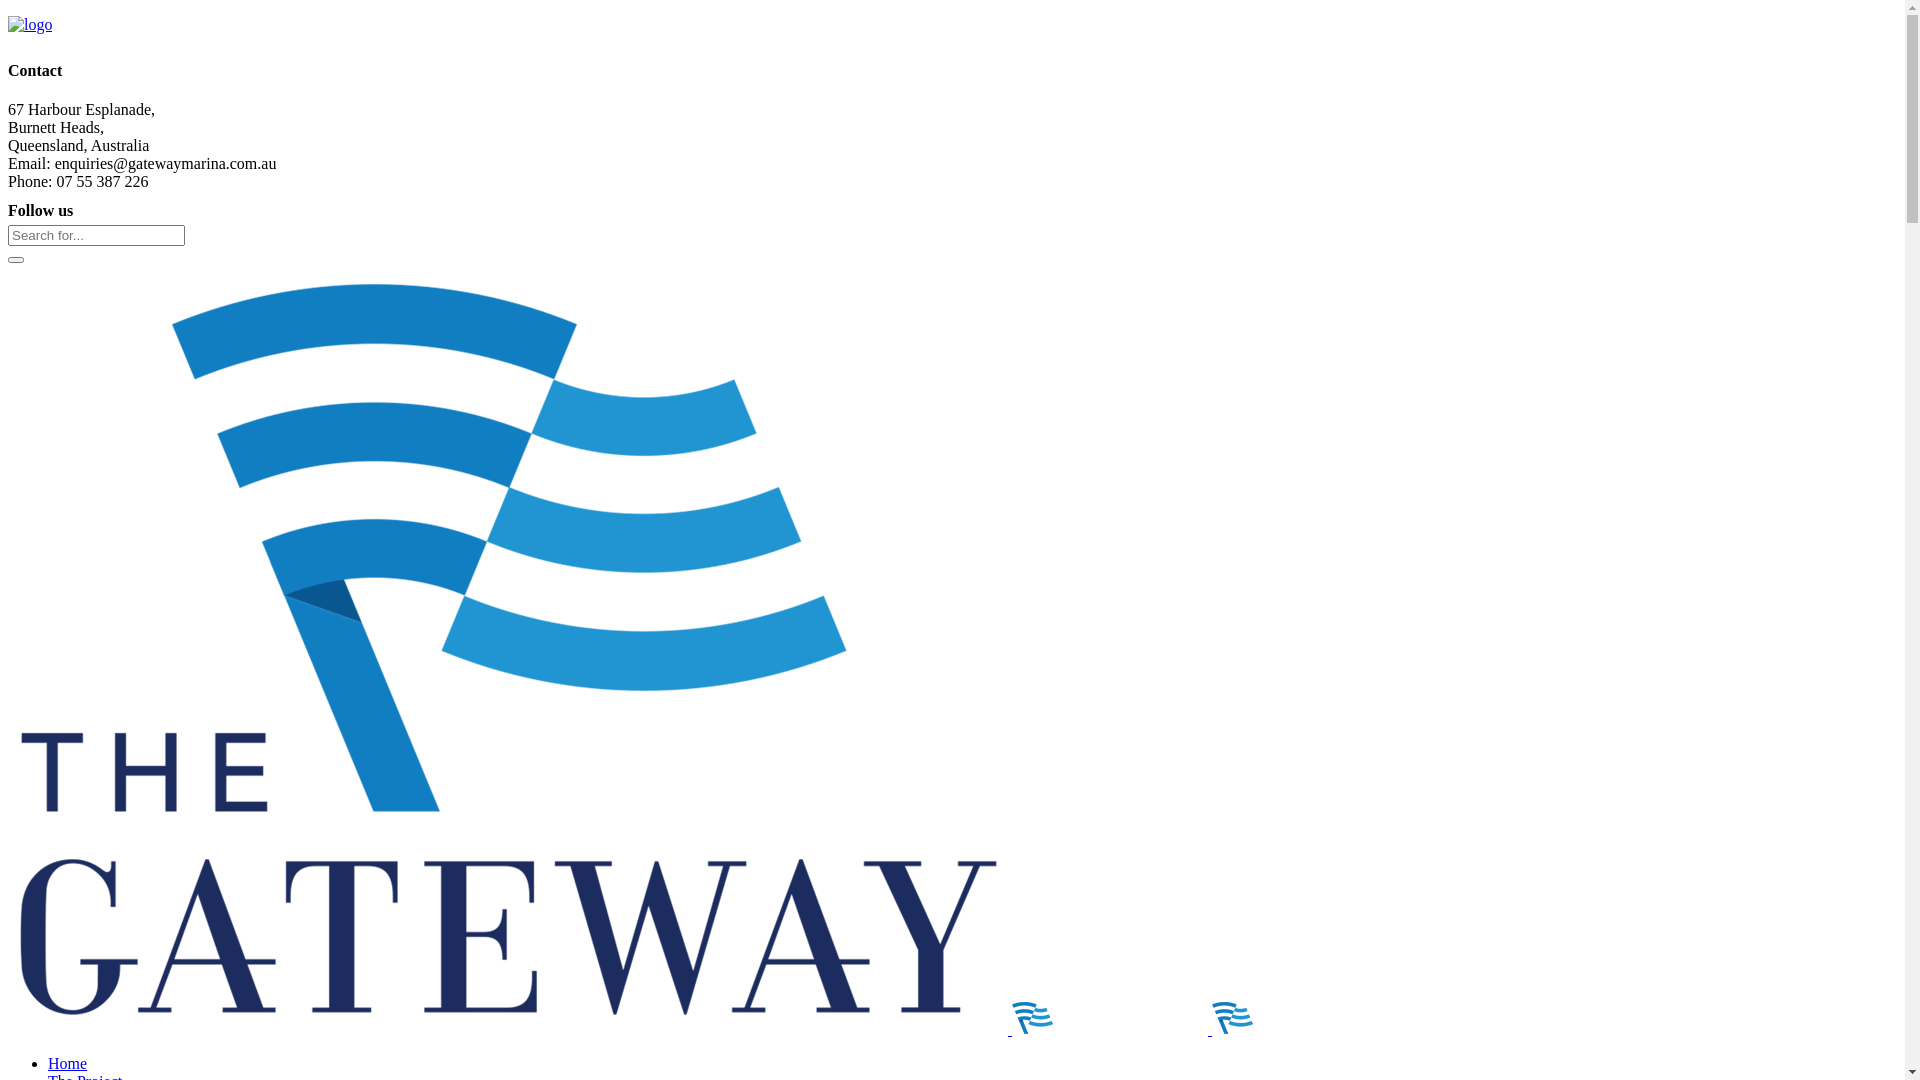 This screenshot has height=1080, width=1920. Describe the element at coordinates (48, 1062) in the screenshot. I see `'Home'` at that location.